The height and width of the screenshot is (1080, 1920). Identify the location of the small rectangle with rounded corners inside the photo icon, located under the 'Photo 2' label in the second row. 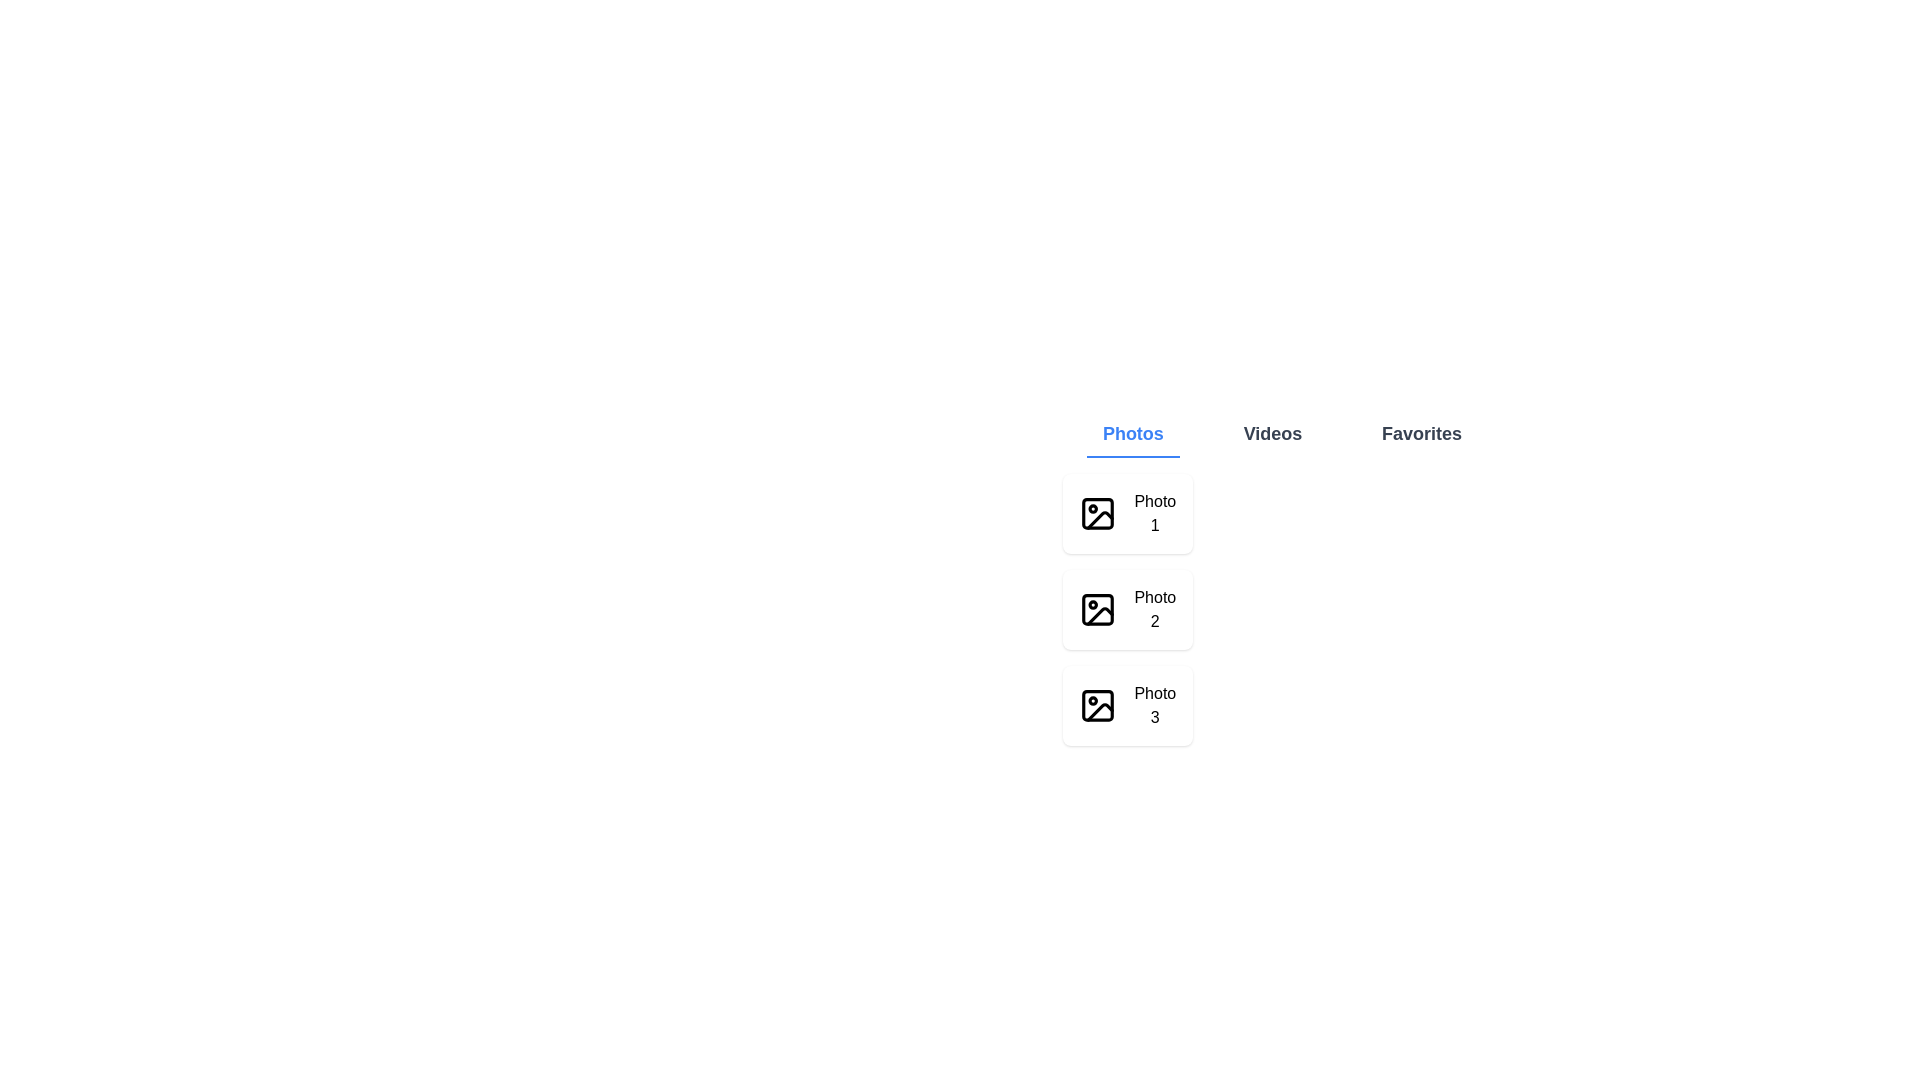
(1097, 608).